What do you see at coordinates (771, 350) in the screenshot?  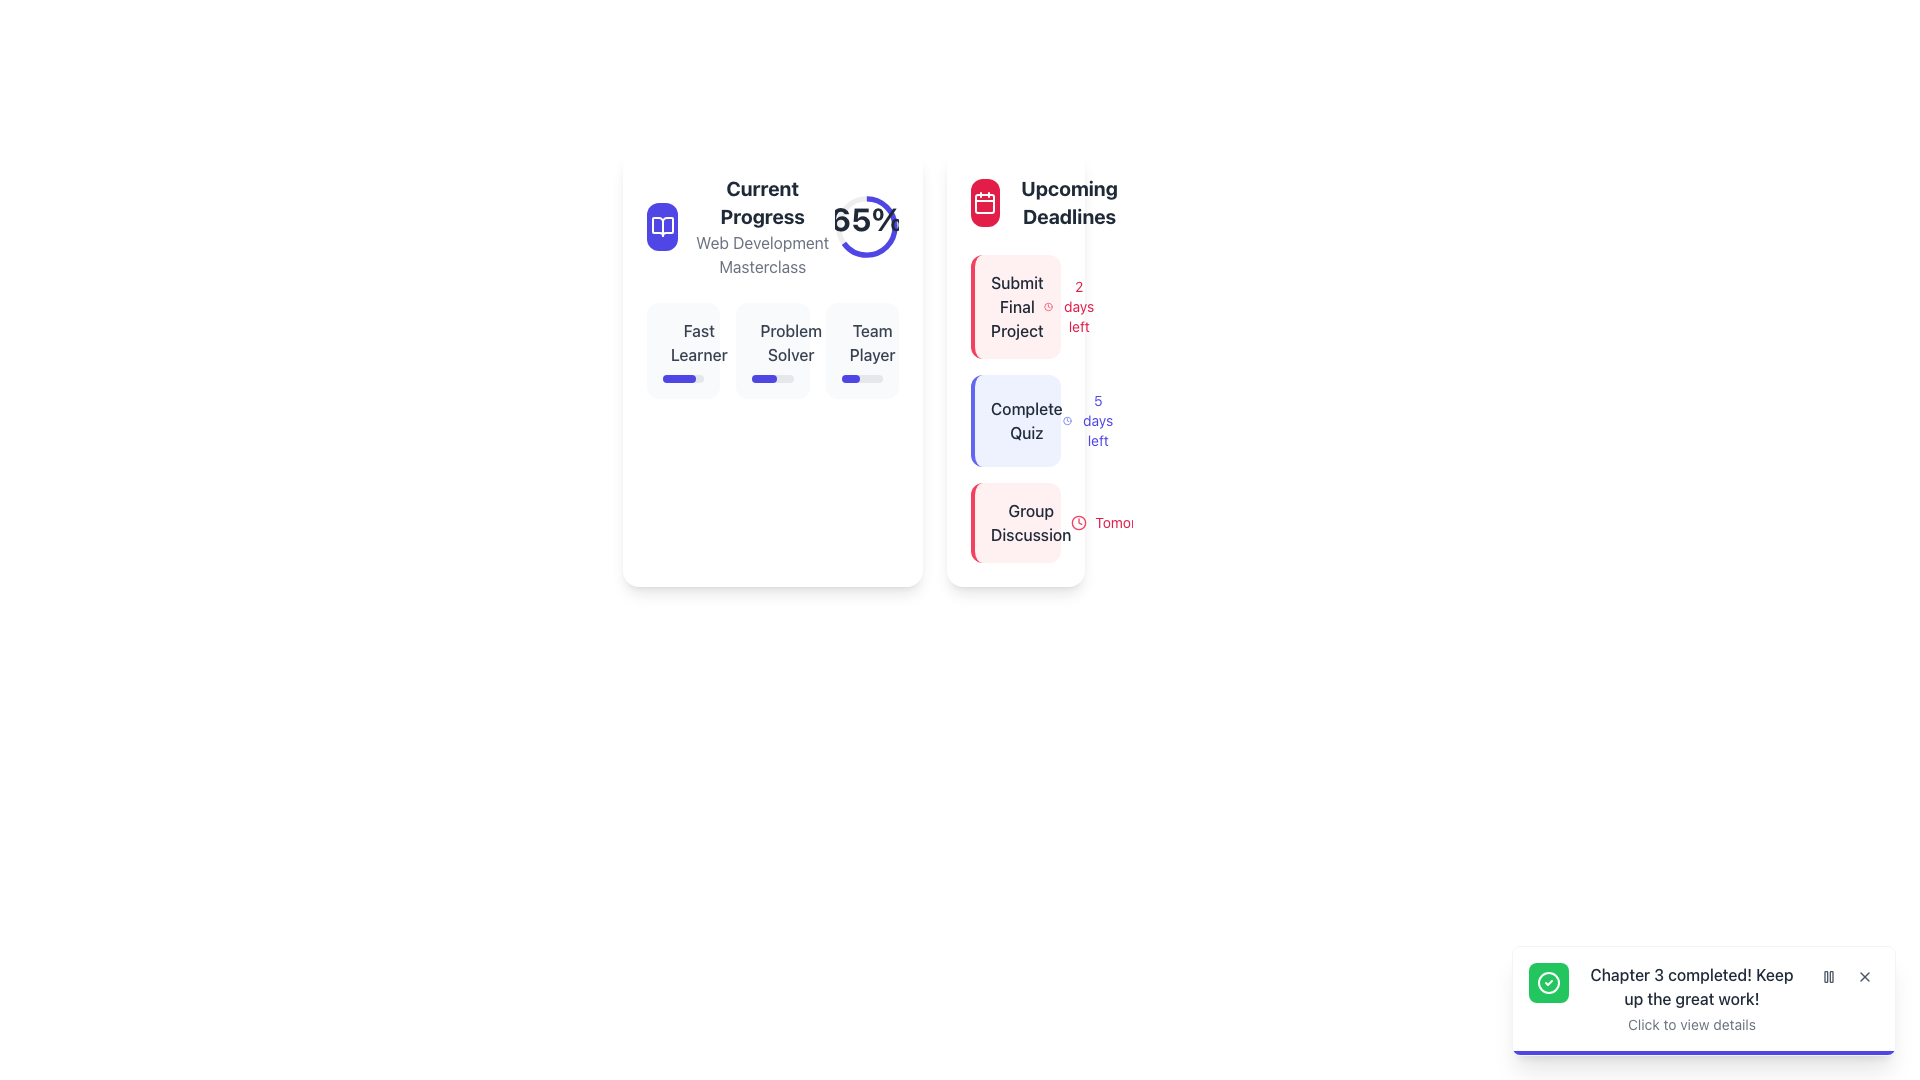 I see `the progress of the 'Problem Solver' skill evaluation displayed on the Progress Card, which is the middle card in the 'Current Progress' section` at bounding box center [771, 350].